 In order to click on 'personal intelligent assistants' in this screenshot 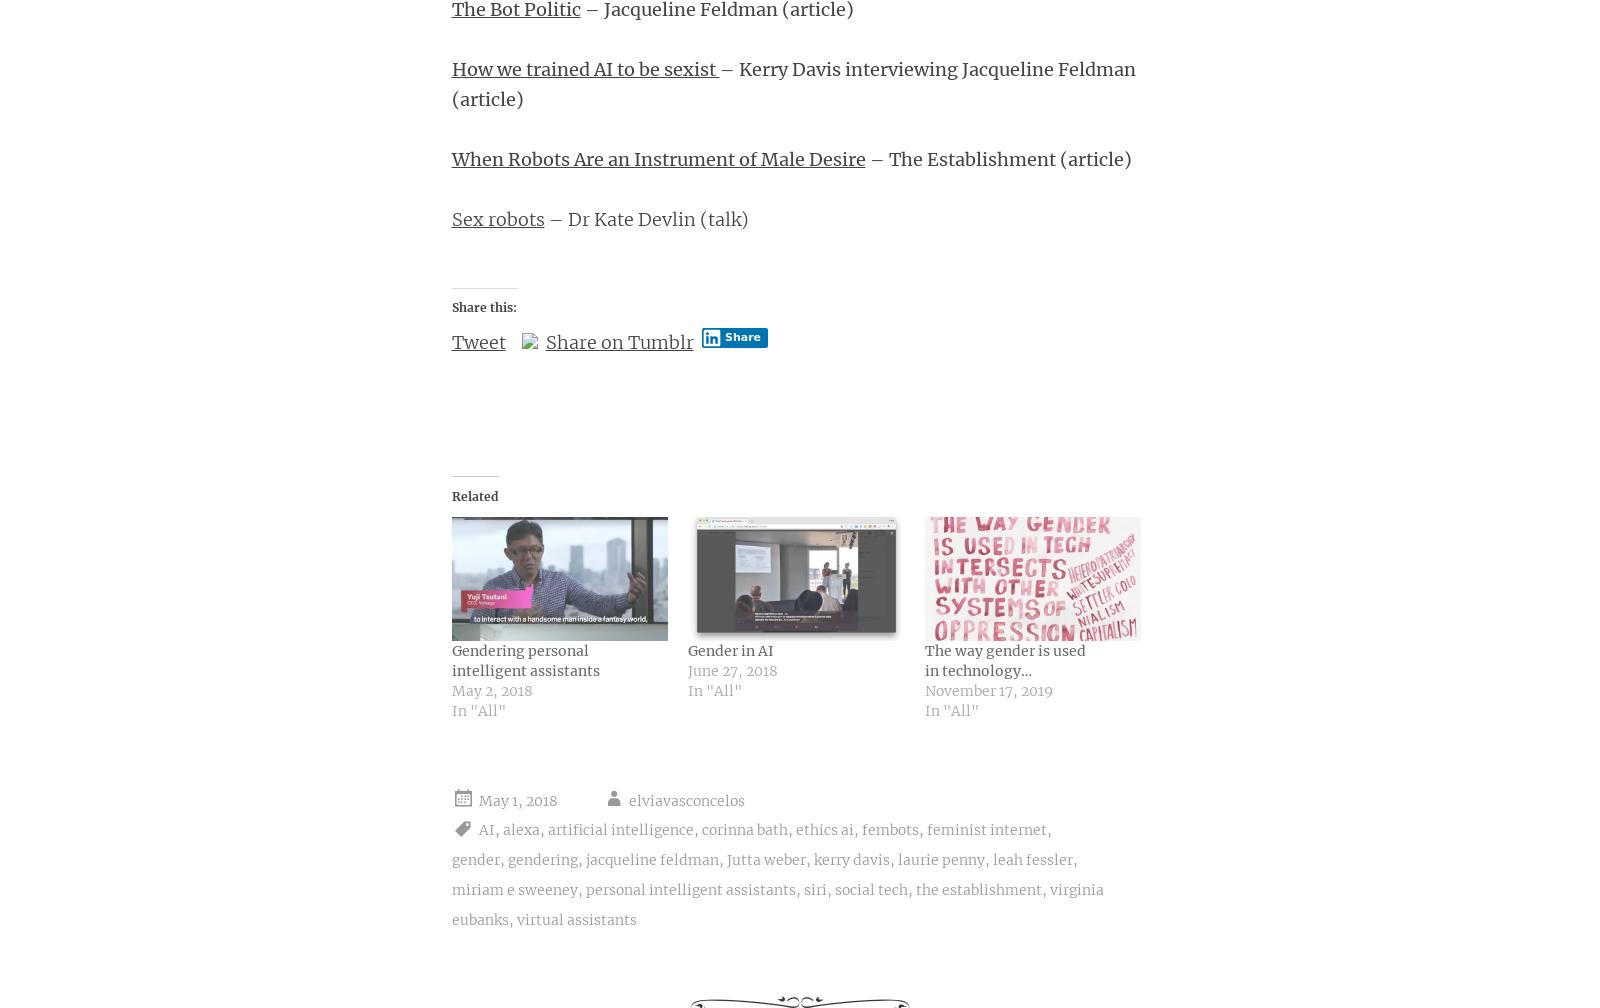, I will do `click(583, 888)`.